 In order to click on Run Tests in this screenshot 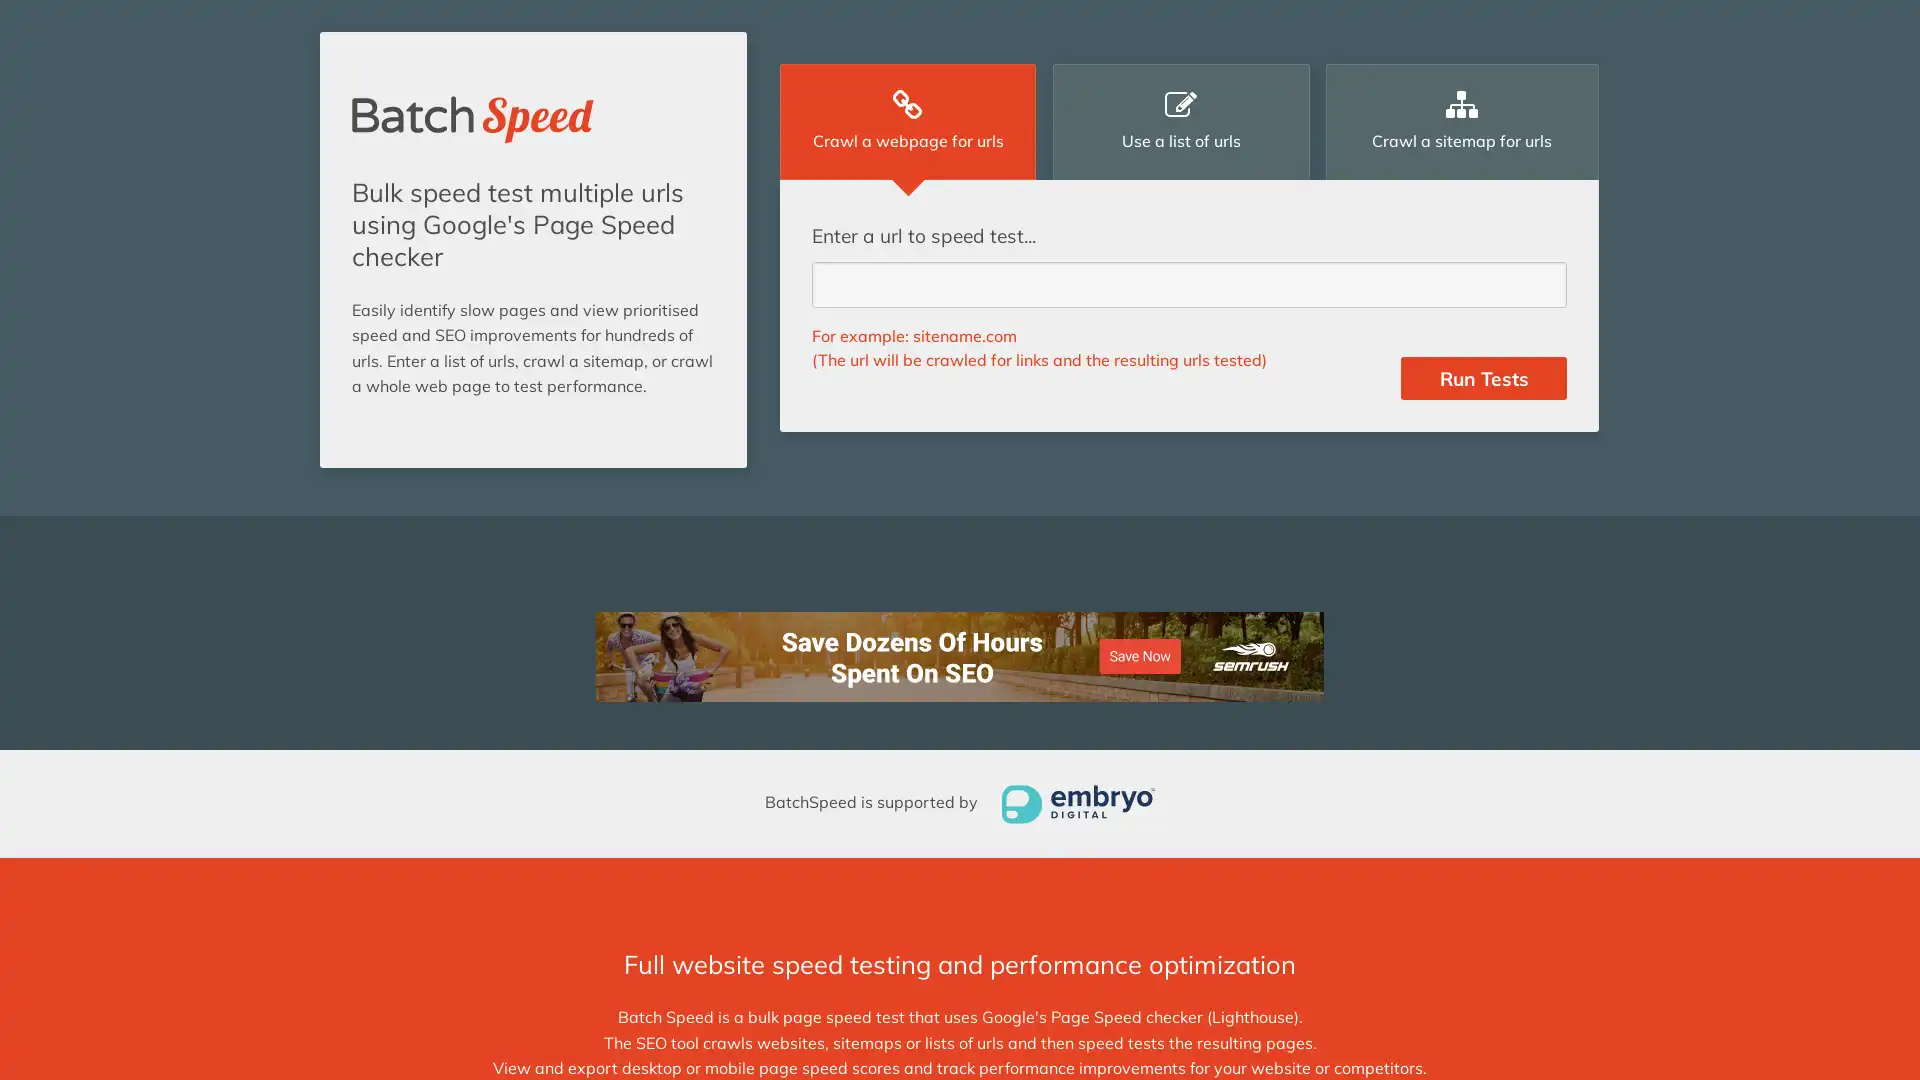, I will do `click(1483, 378)`.